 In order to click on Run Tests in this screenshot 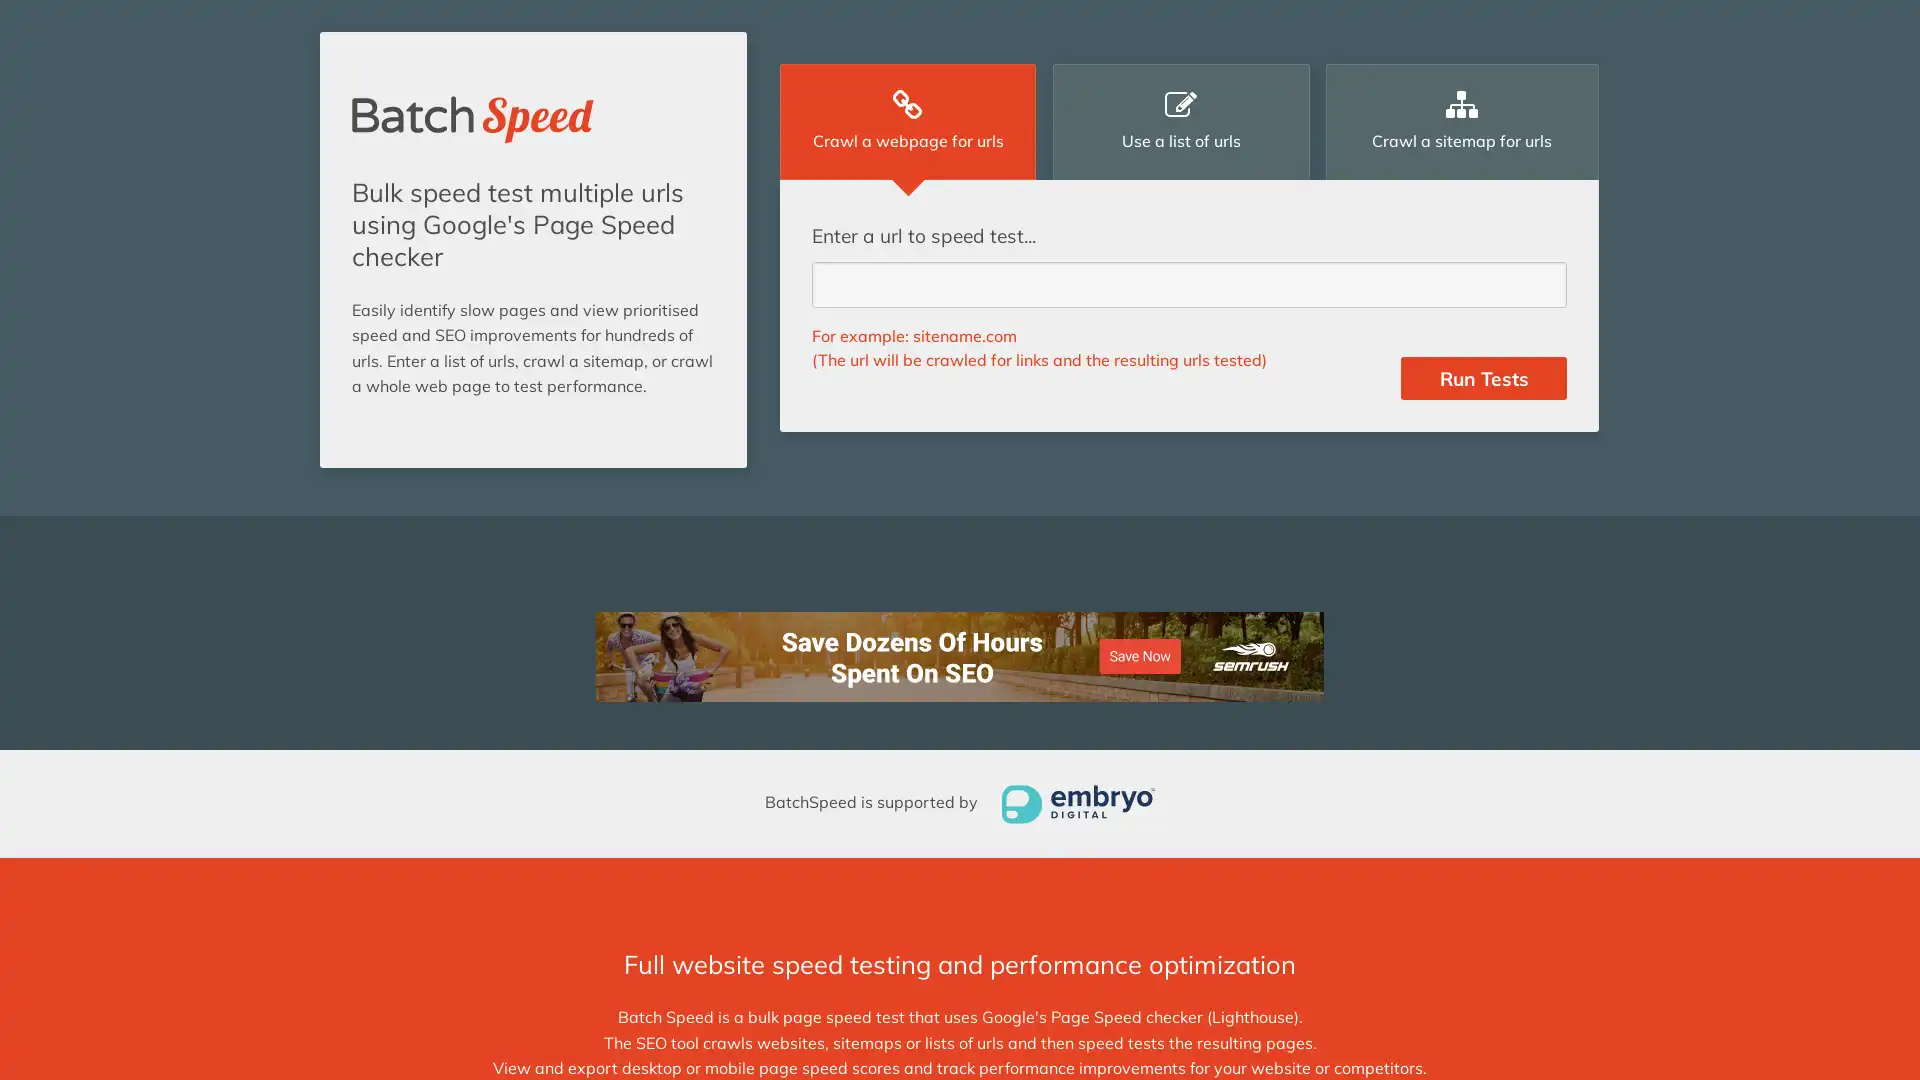, I will do `click(1483, 378)`.